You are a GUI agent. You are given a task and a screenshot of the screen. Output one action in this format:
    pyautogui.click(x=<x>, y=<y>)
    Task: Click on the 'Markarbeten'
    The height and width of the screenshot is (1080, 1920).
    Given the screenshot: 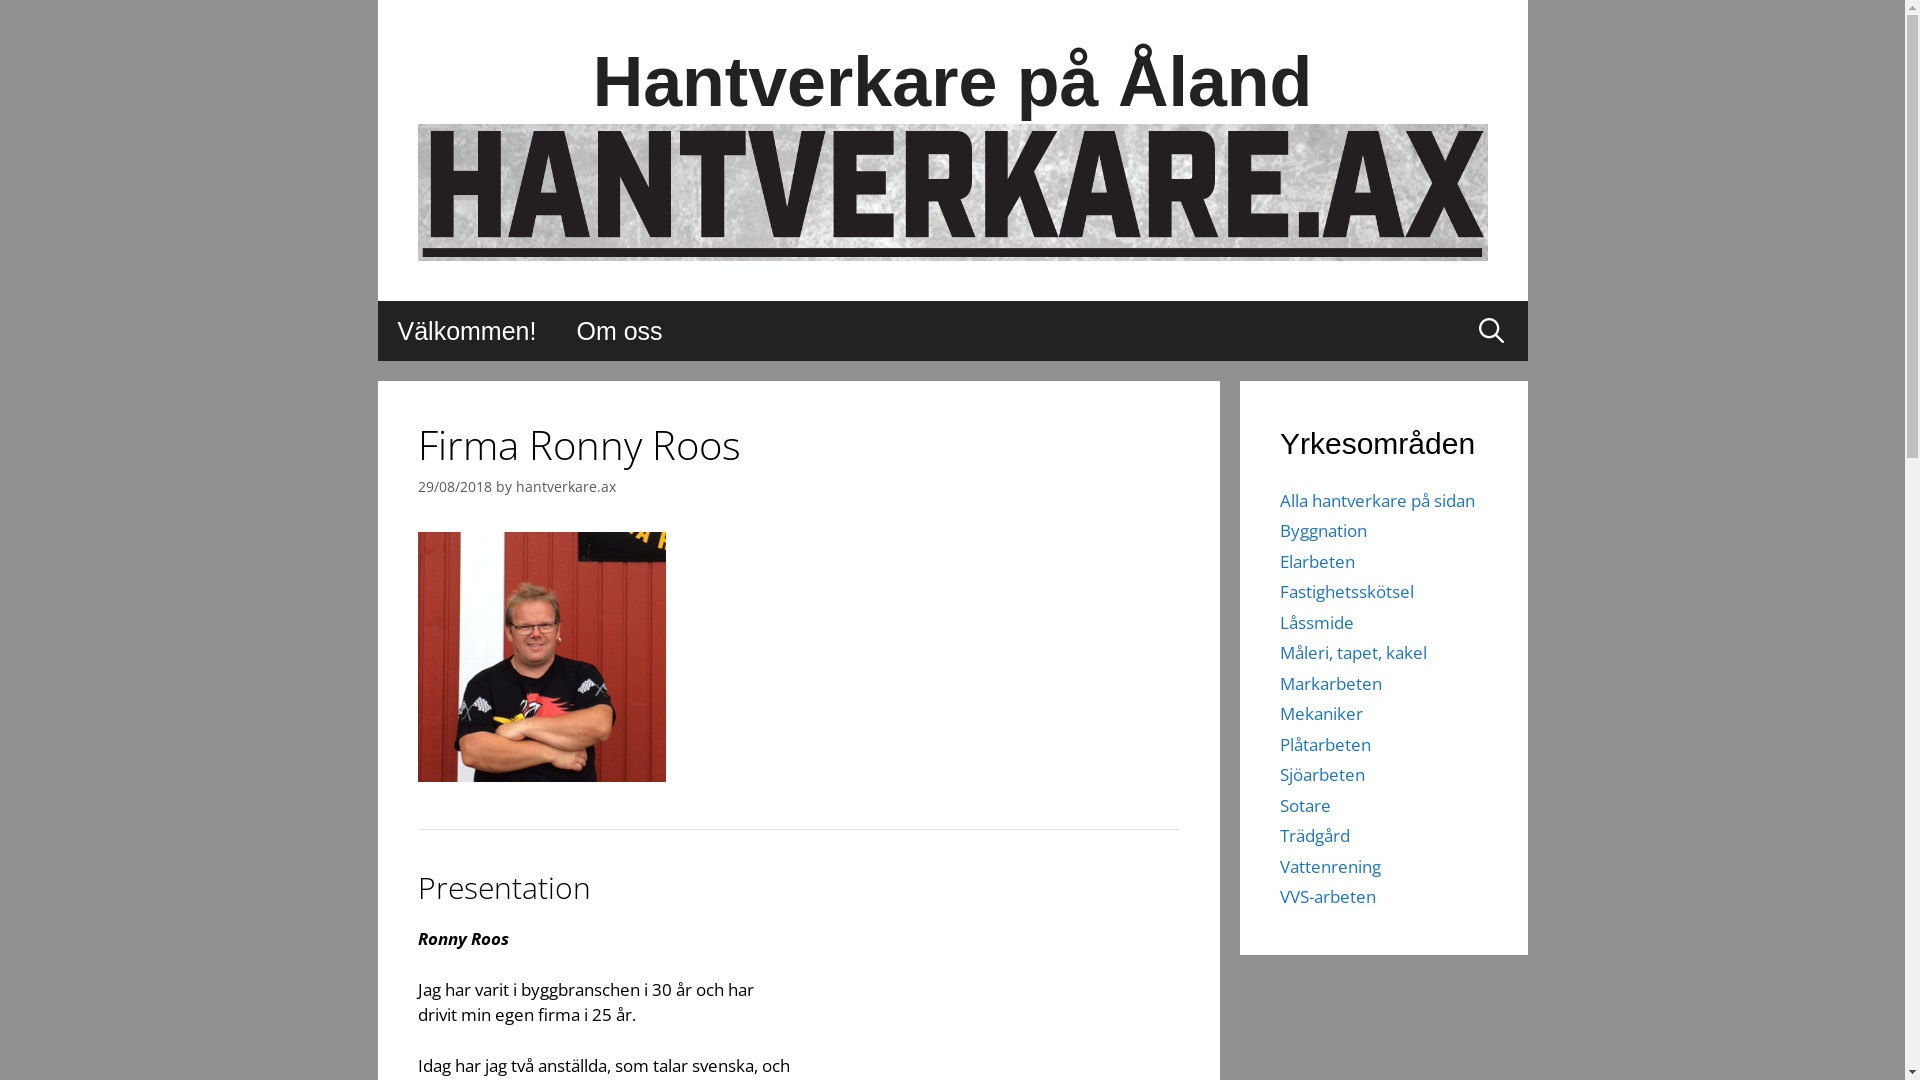 What is the action you would take?
    pyautogui.click(x=1330, y=682)
    